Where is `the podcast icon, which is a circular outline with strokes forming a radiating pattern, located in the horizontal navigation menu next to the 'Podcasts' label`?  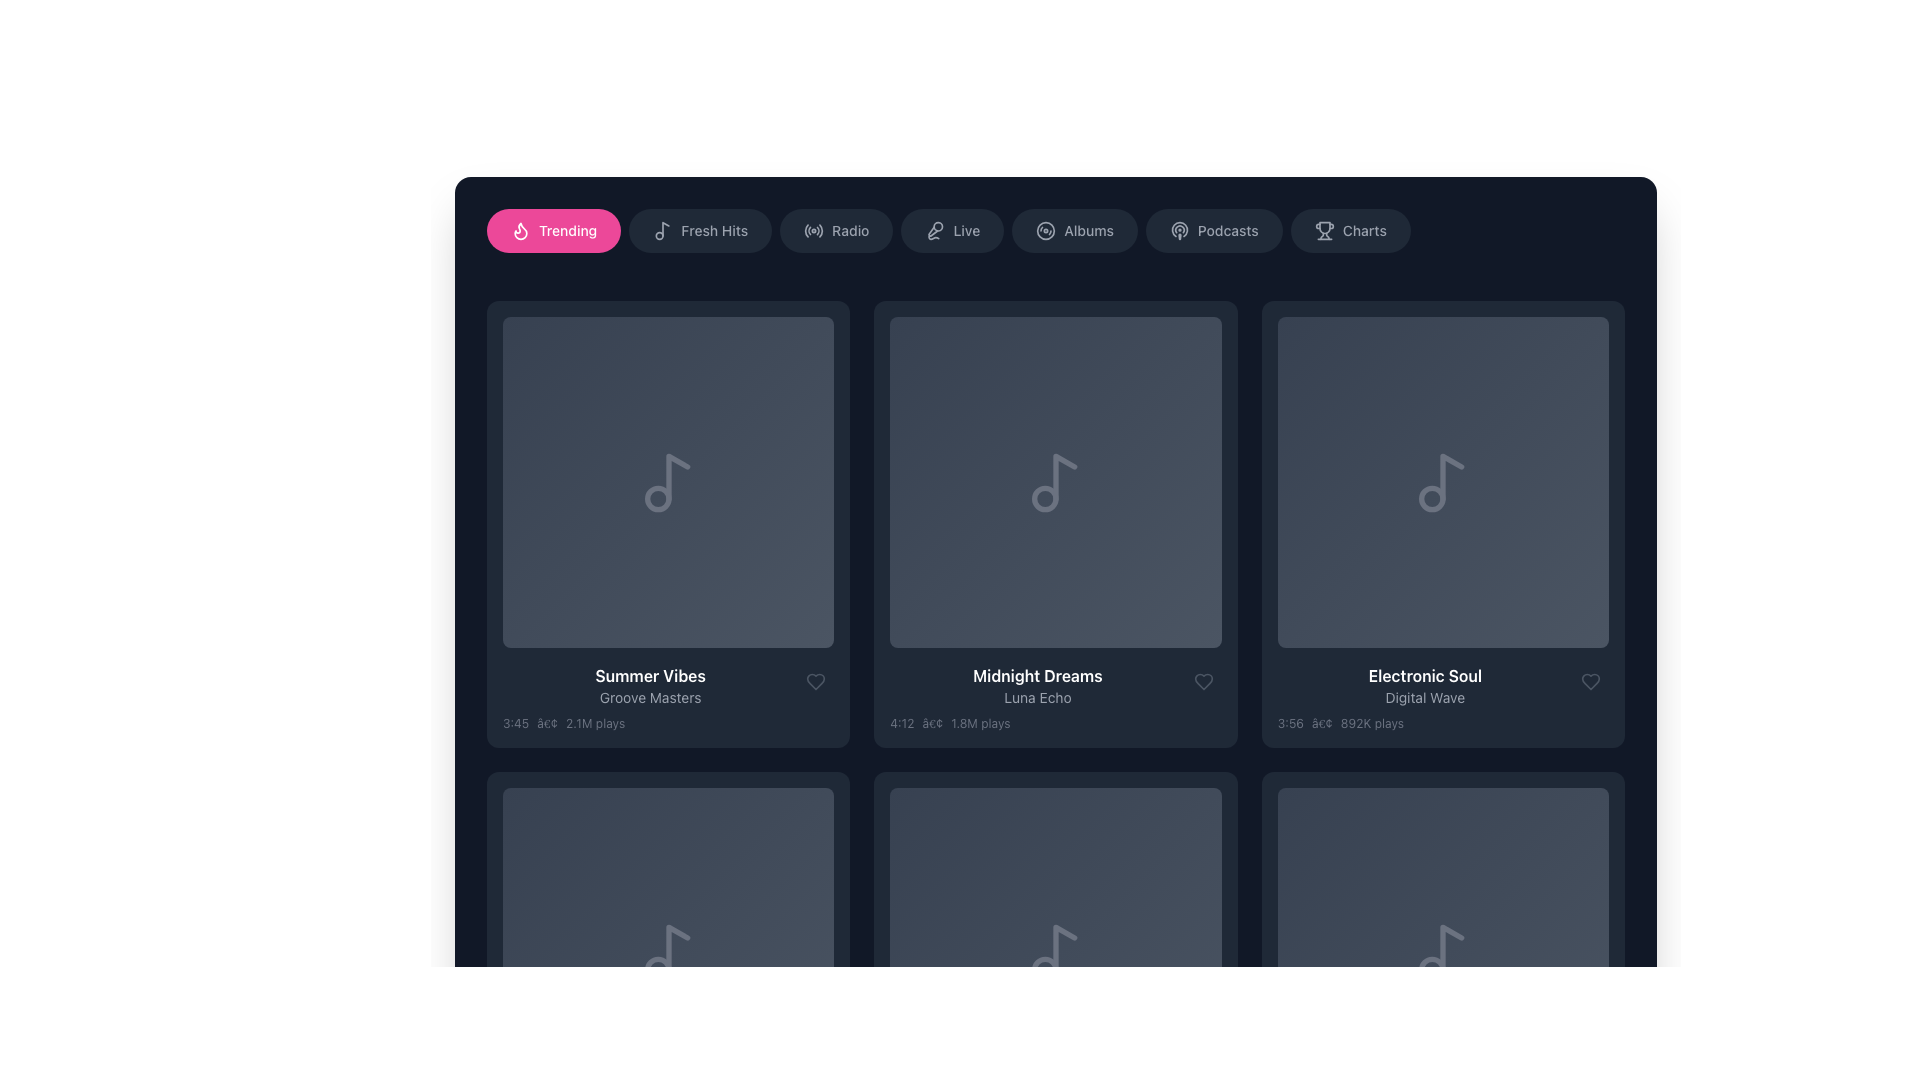
the podcast icon, which is a circular outline with strokes forming a radiating pattern, located in the horizontal navigation menu next to the 'Podcasts' label is located at coordinates (1179, 228).